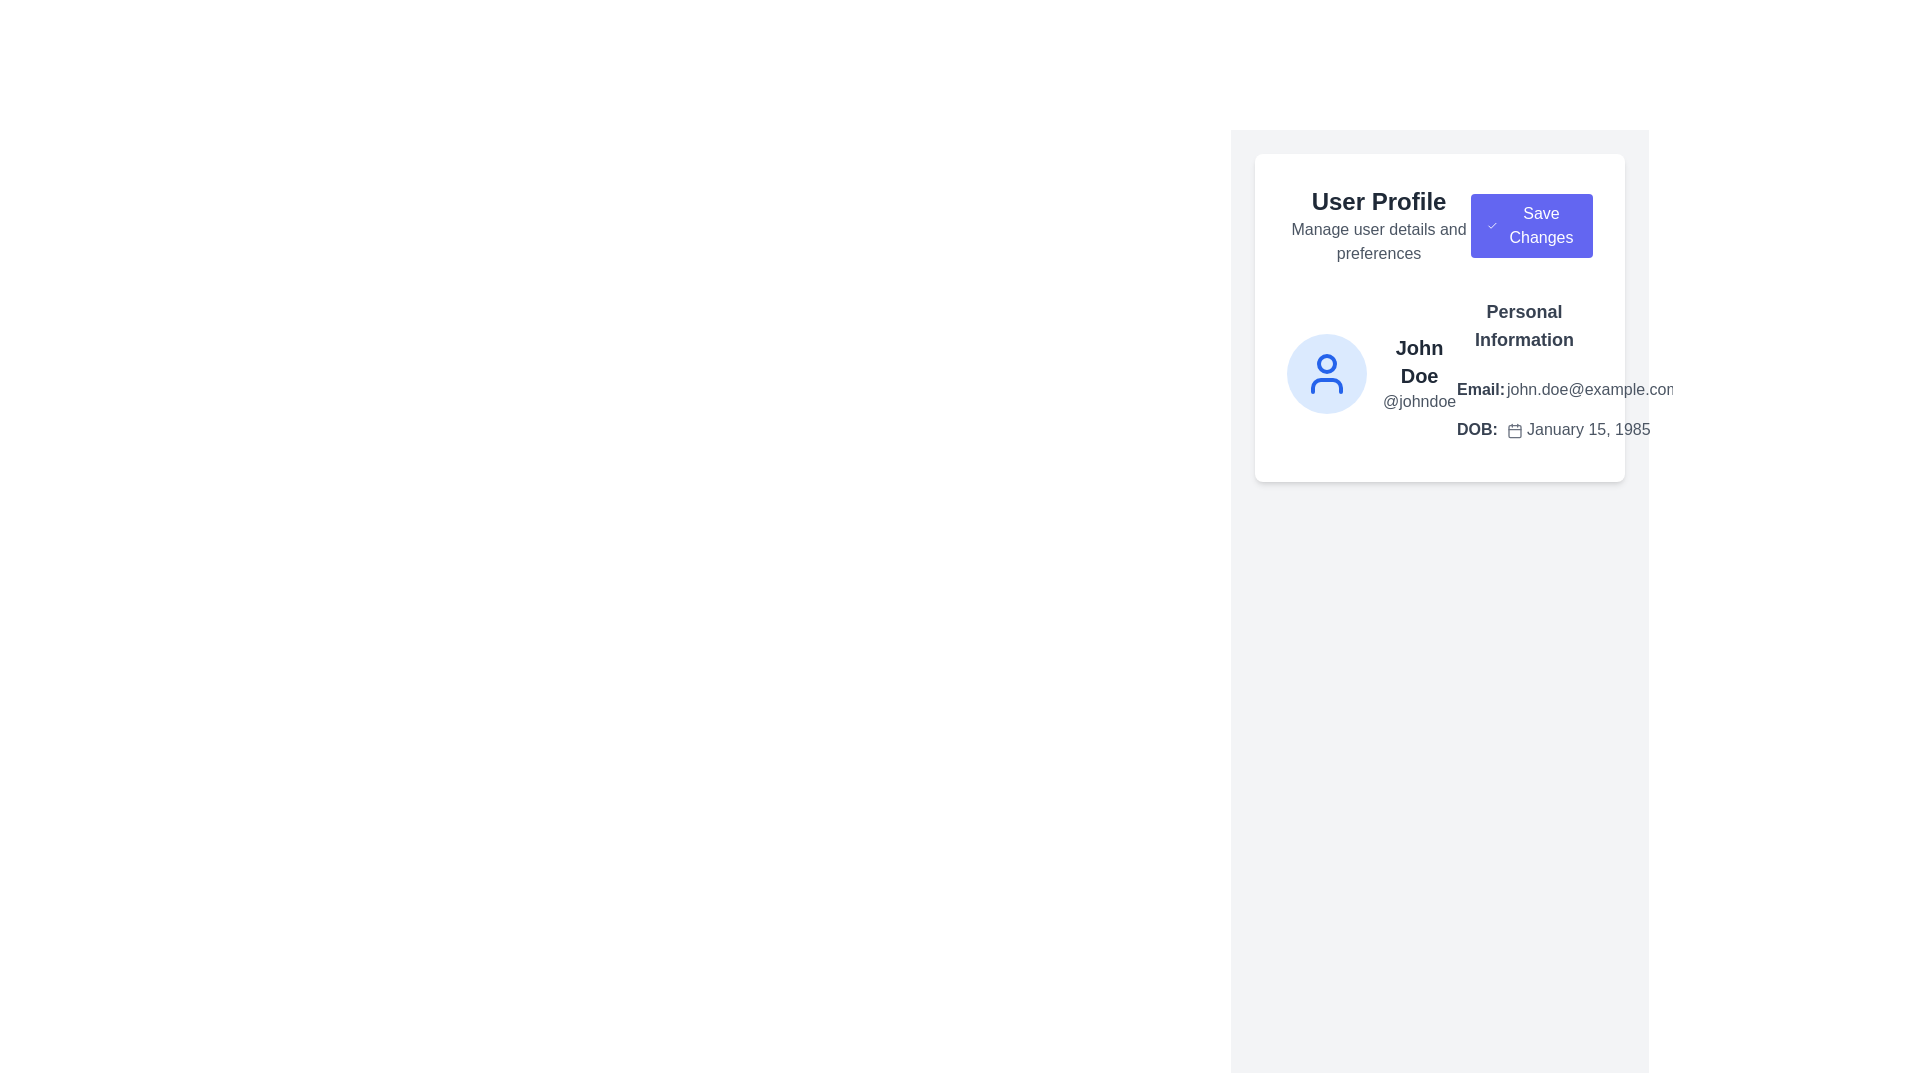 The width and height of the screenshot is (1920, 1080). What do you see at coordinates (1592, 428) in the screenshot?
I see `the date of birth text element located in the bottom right of the 'Personal Information' card, which is positioned immediately to the right of the 'DOB:' label` at bounding box center [1592, 428].